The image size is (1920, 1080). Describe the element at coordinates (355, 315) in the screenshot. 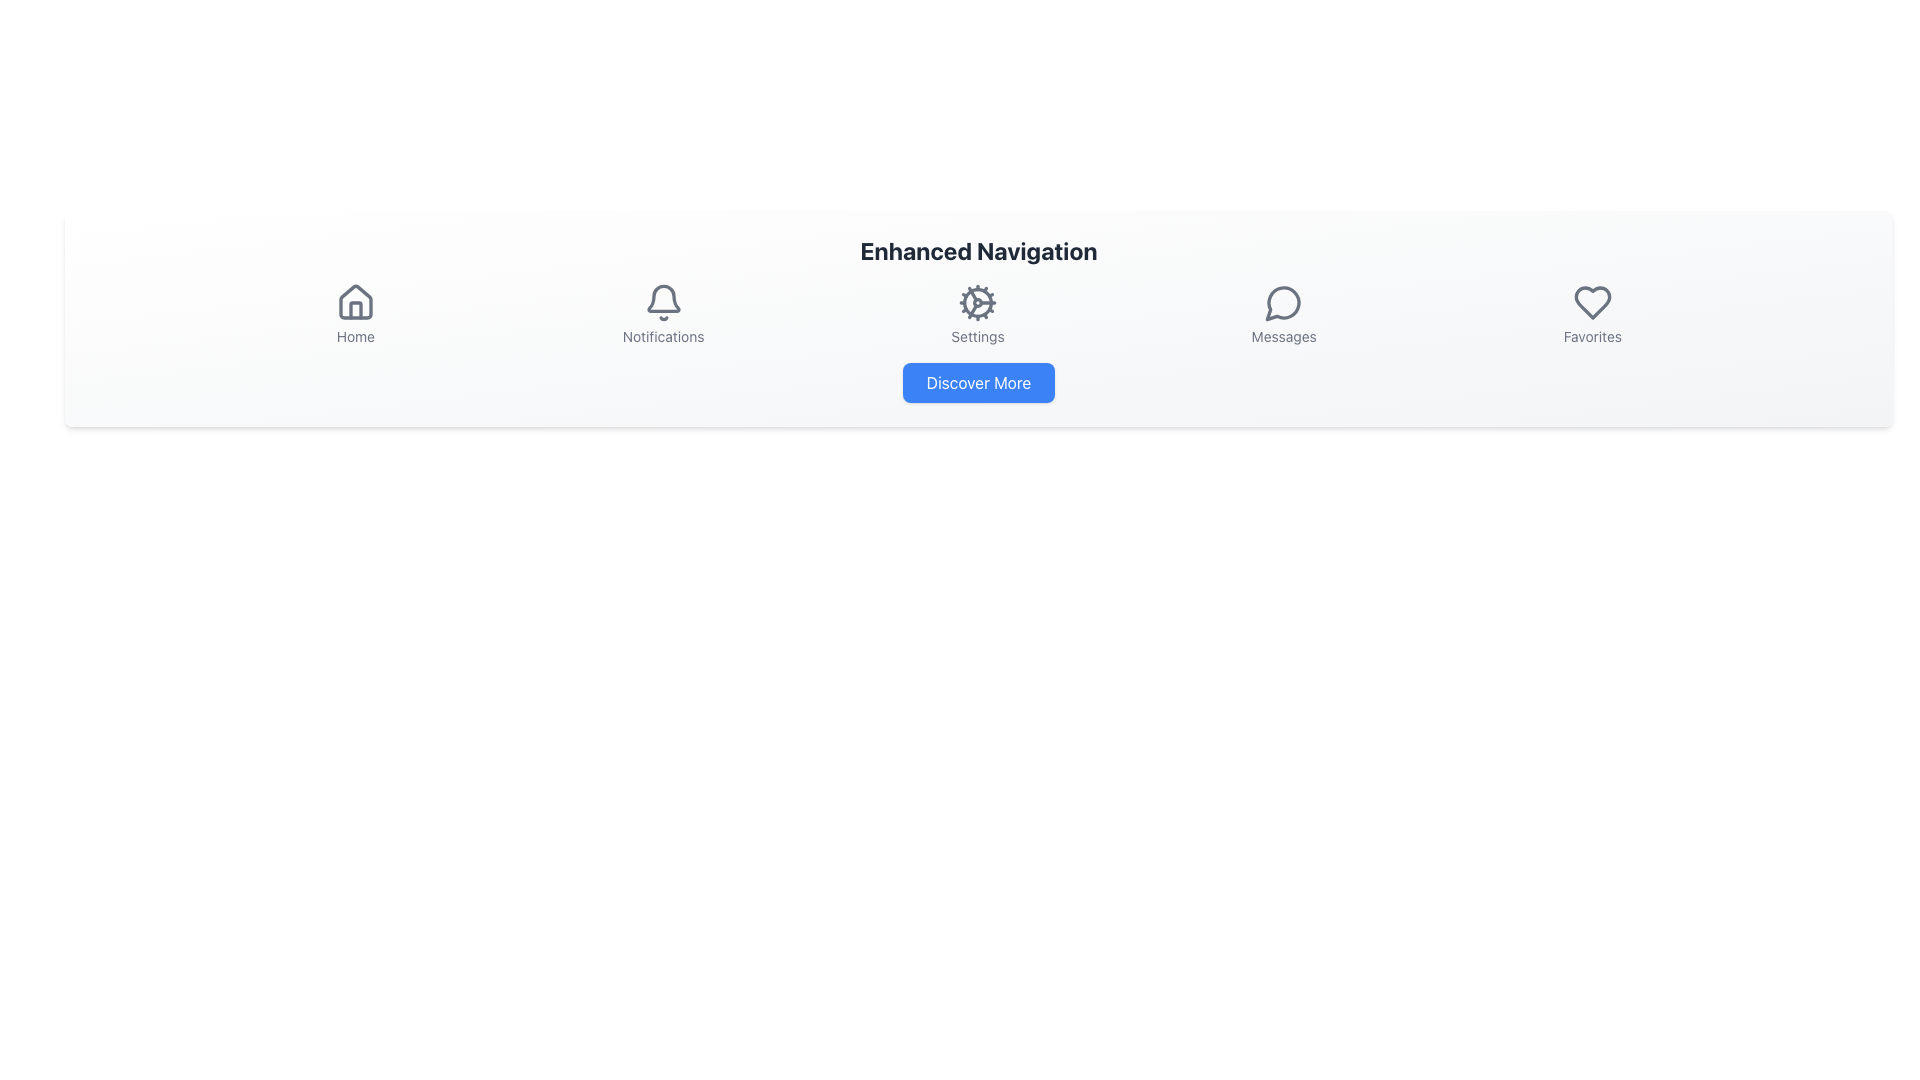

I see `the Navigation Button located at the top-left section of the navigation bar` at that location.